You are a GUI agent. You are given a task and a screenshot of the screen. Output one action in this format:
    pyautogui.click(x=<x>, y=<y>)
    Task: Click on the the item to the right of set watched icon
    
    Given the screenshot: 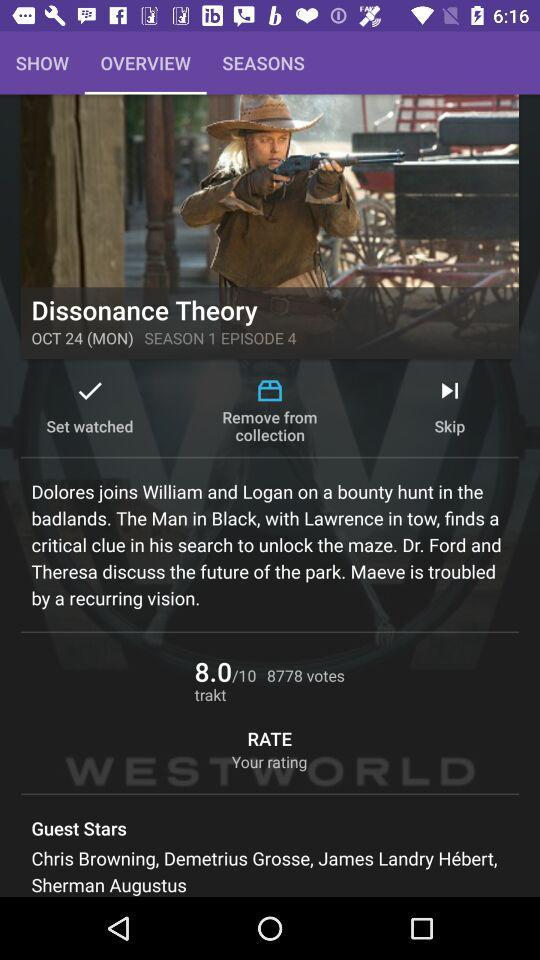 What is the action you would take?
    pyautogui.click(x=270, y=409)
    